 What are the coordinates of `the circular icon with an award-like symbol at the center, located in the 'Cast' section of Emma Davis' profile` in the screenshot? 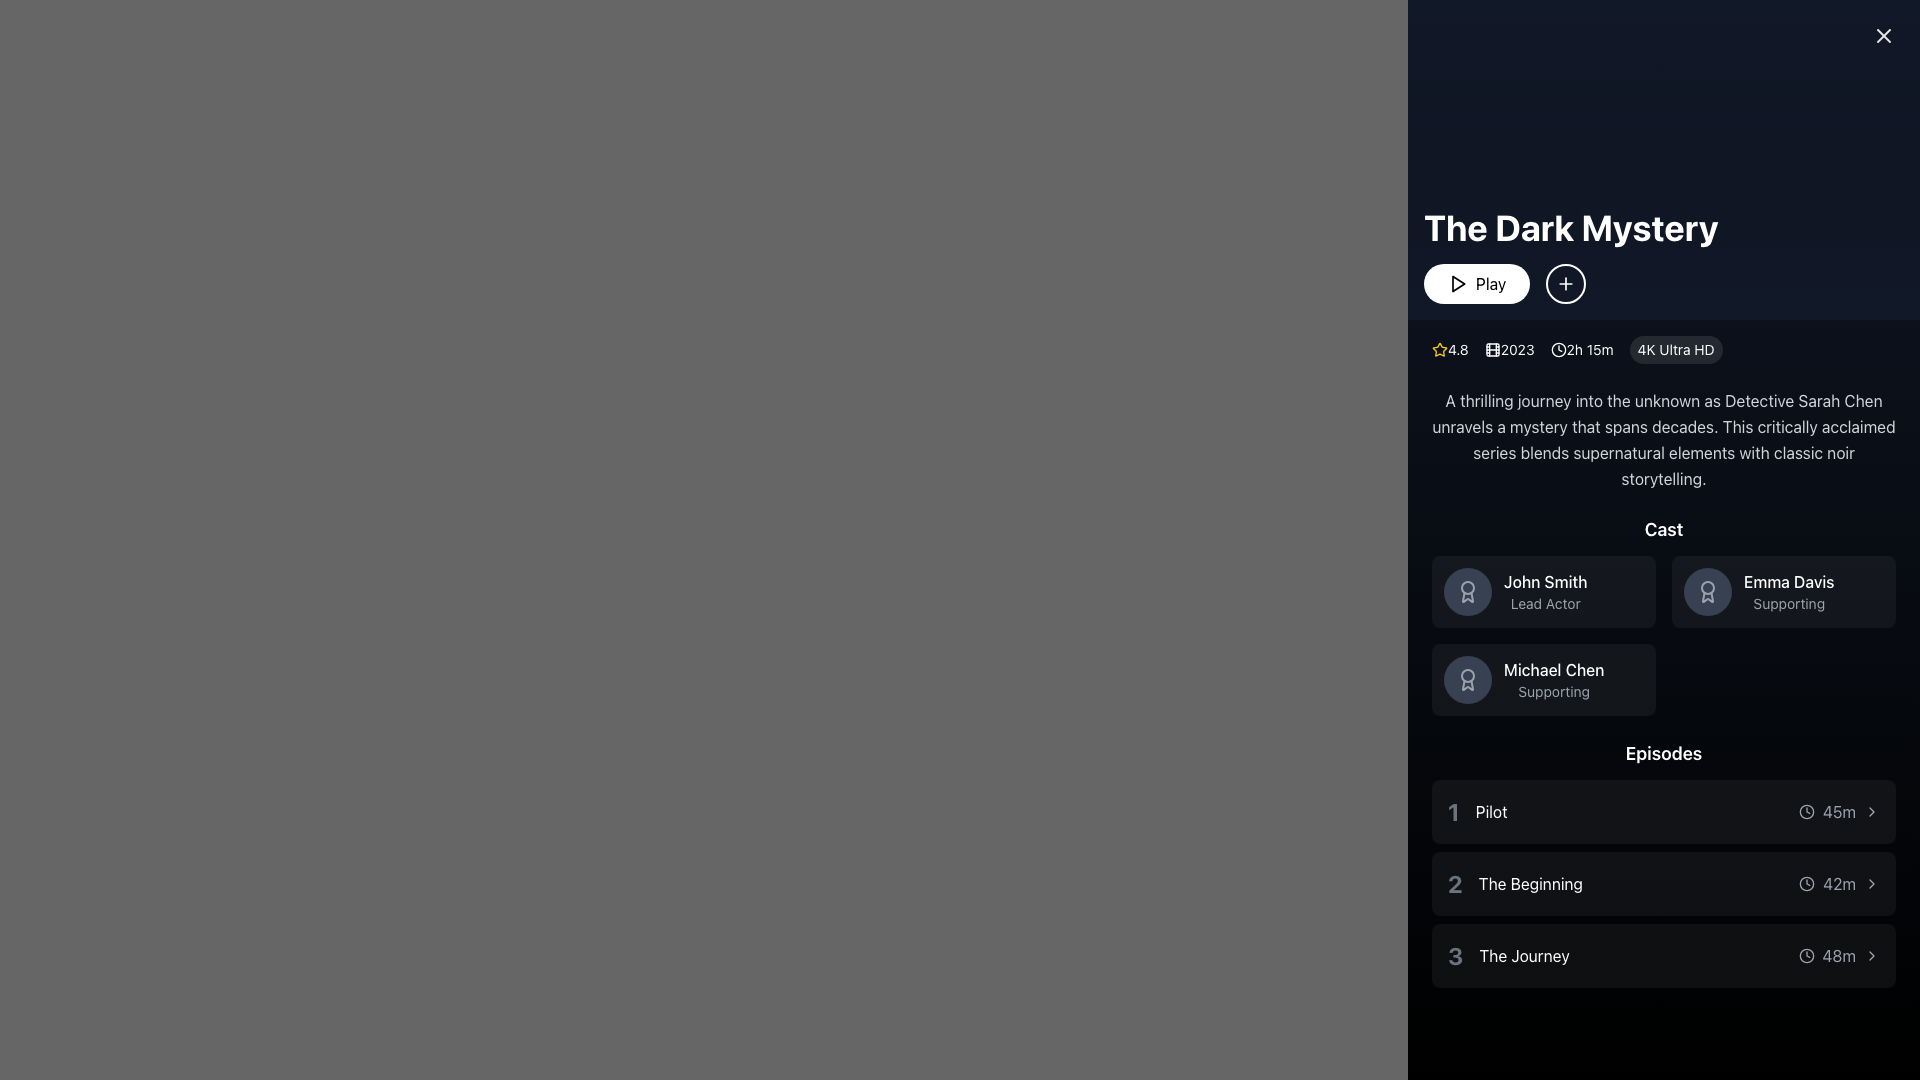 It's located at (1707, 590).